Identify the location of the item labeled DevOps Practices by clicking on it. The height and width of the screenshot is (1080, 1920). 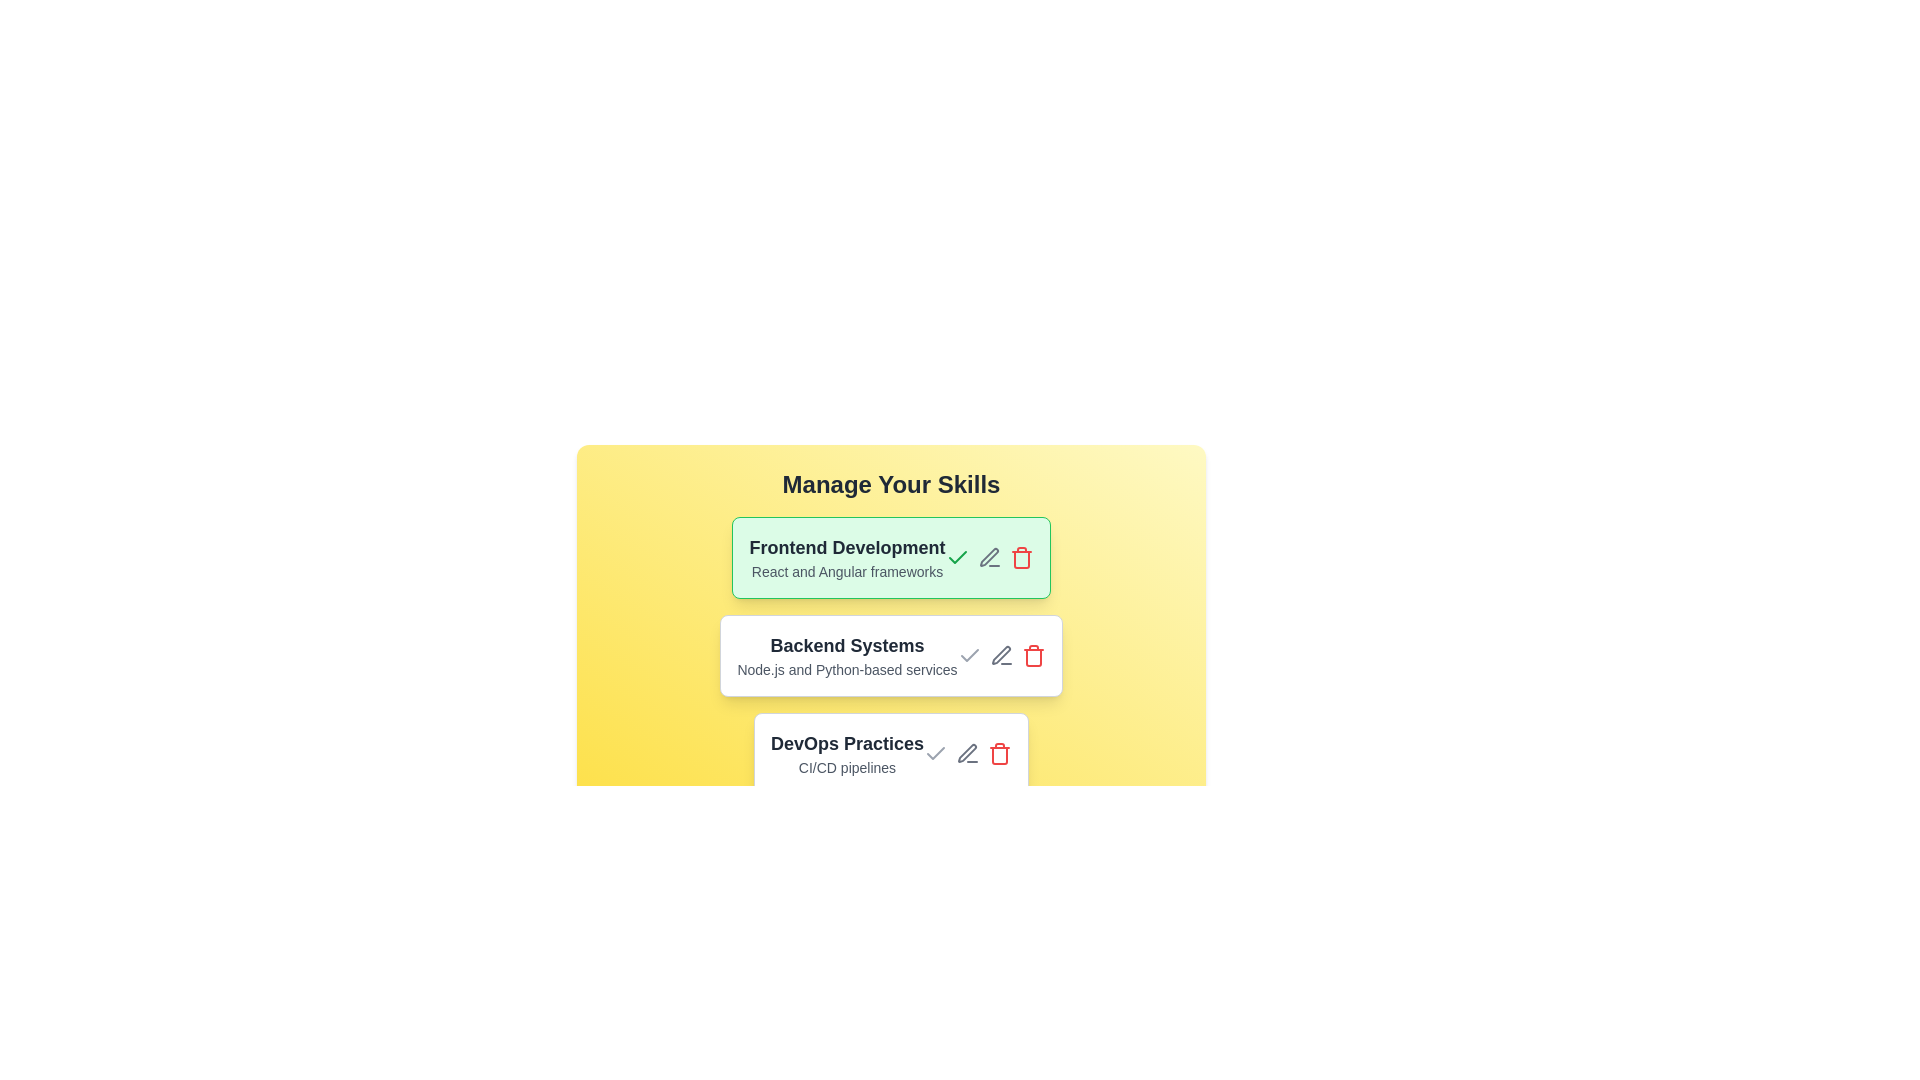
(890, 753).